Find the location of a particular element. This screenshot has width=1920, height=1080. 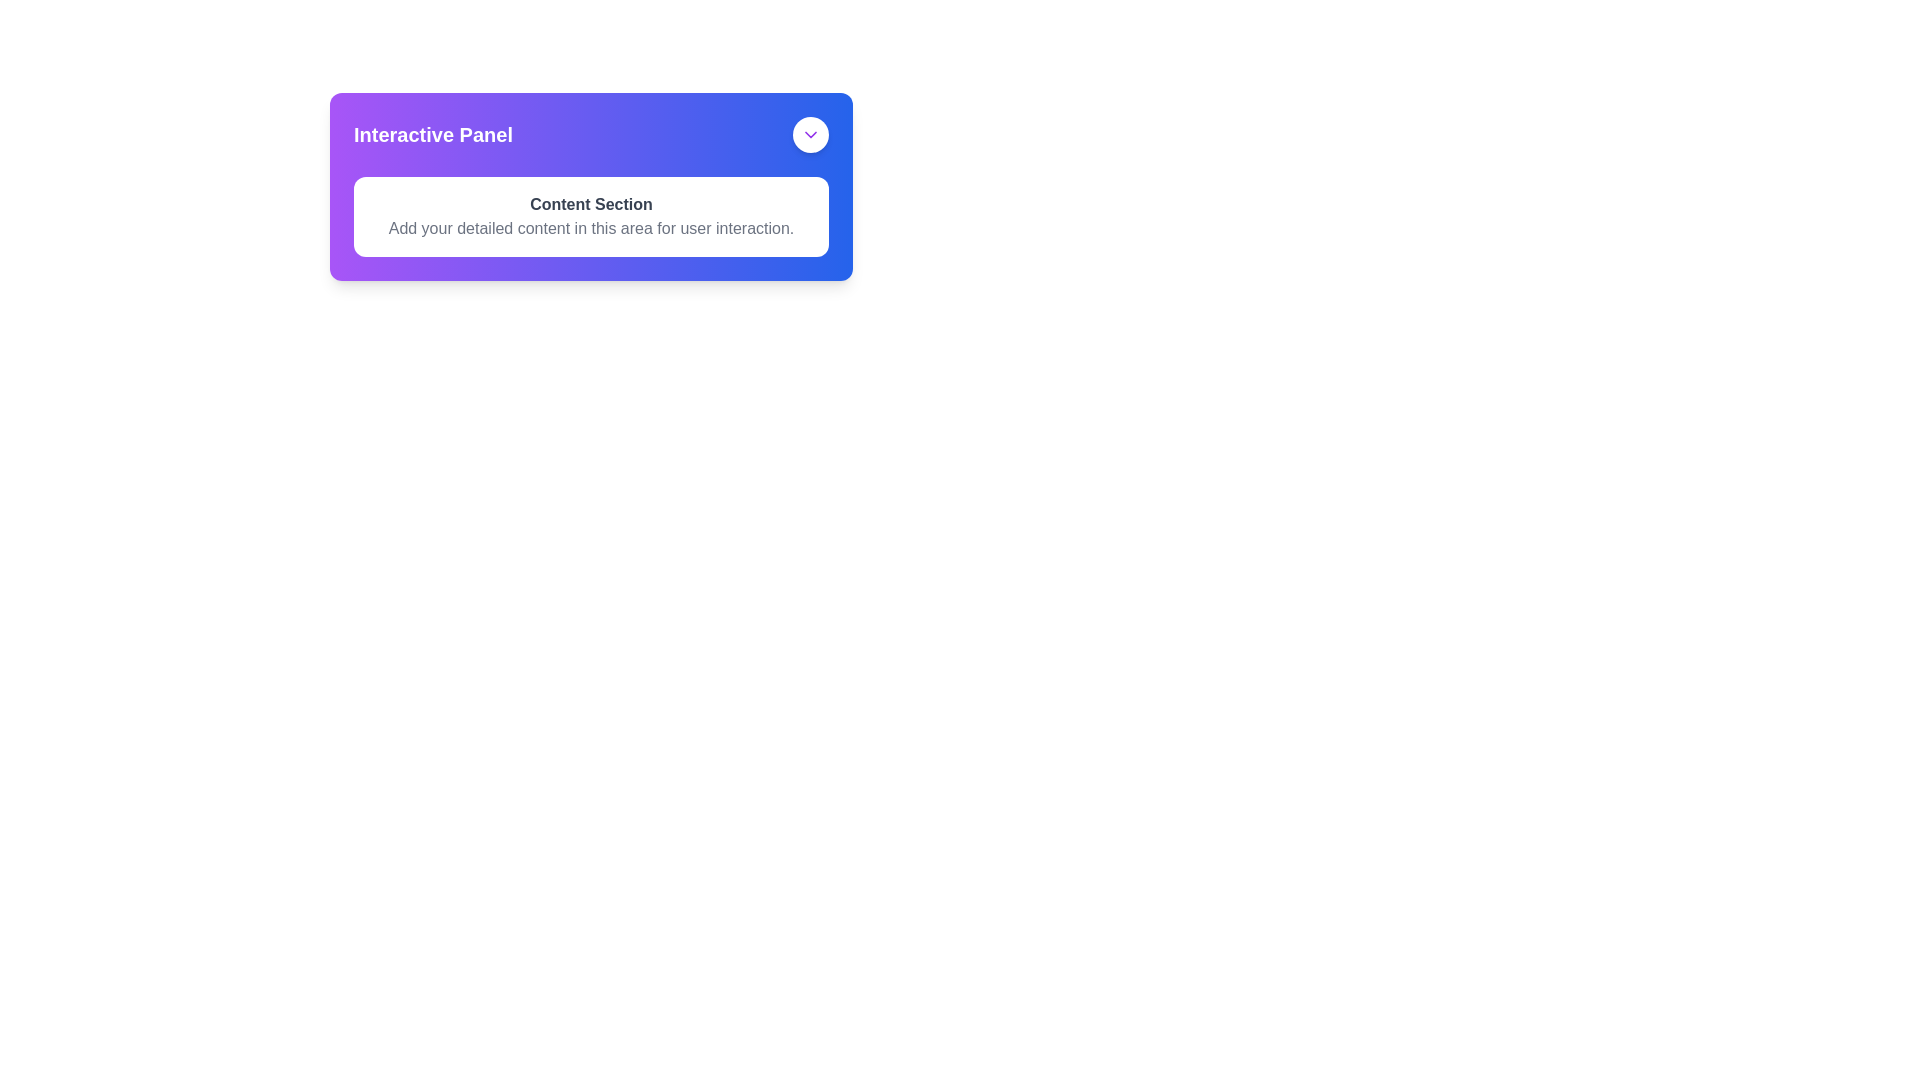

the circular button with a white background and purple chevron icon is located at coordinates (811, 135).